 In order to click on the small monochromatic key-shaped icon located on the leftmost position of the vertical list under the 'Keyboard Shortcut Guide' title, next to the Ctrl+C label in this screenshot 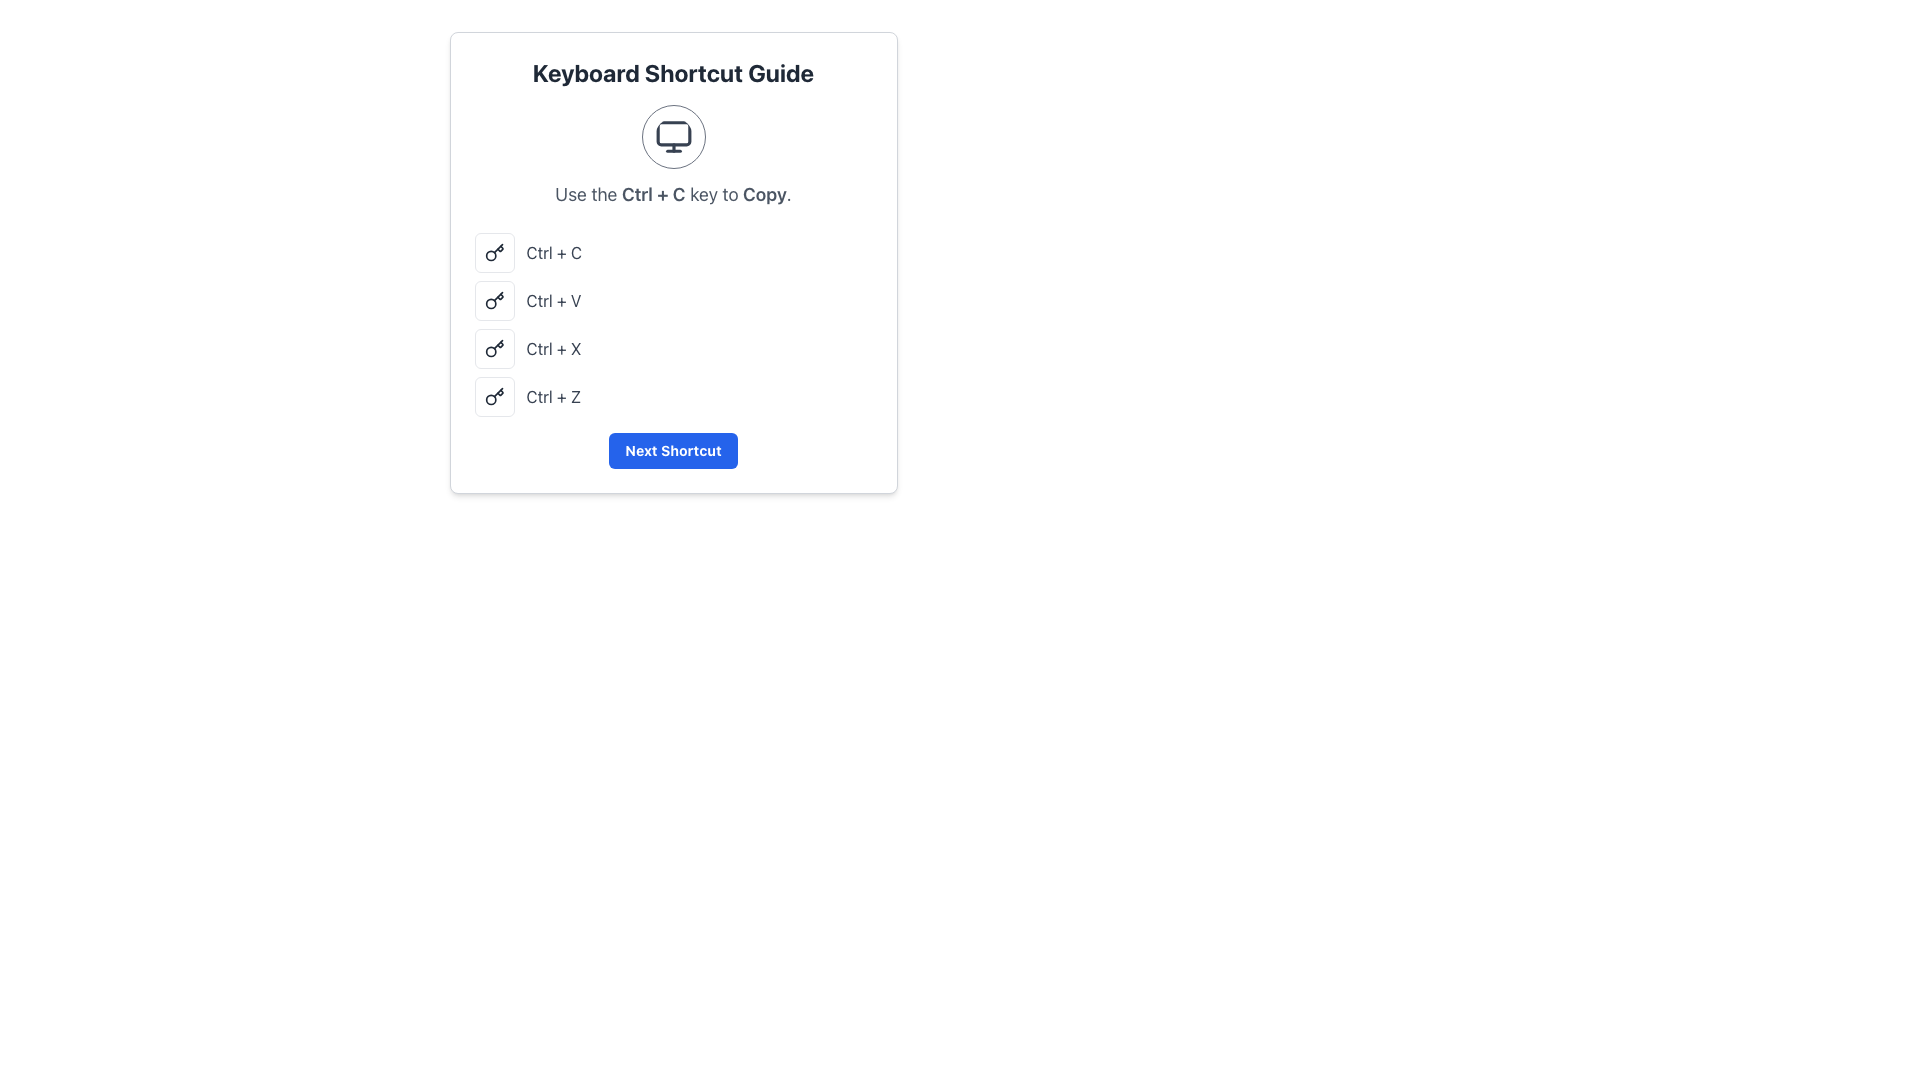, I will do `click(494, 252)`.